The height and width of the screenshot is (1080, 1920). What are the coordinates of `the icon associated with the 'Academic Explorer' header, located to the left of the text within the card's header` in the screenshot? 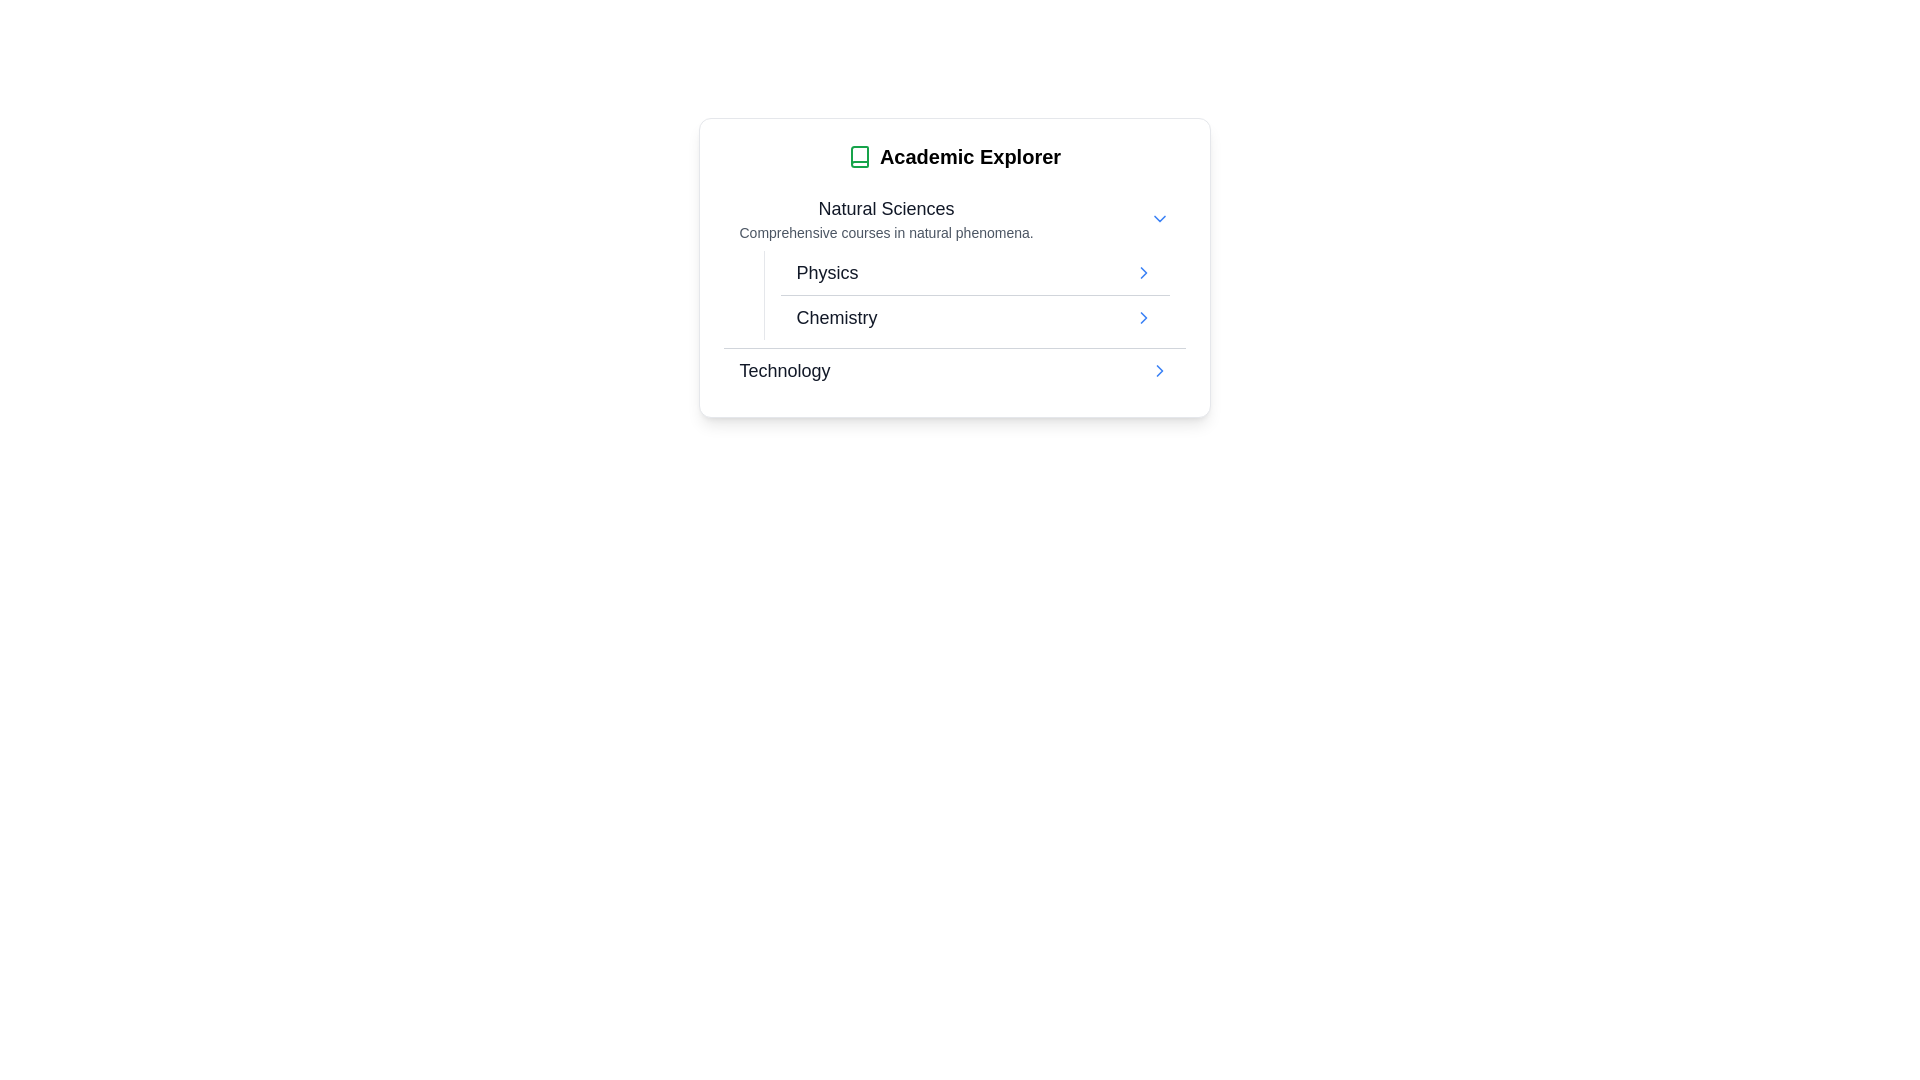 It's located at (859, 156).